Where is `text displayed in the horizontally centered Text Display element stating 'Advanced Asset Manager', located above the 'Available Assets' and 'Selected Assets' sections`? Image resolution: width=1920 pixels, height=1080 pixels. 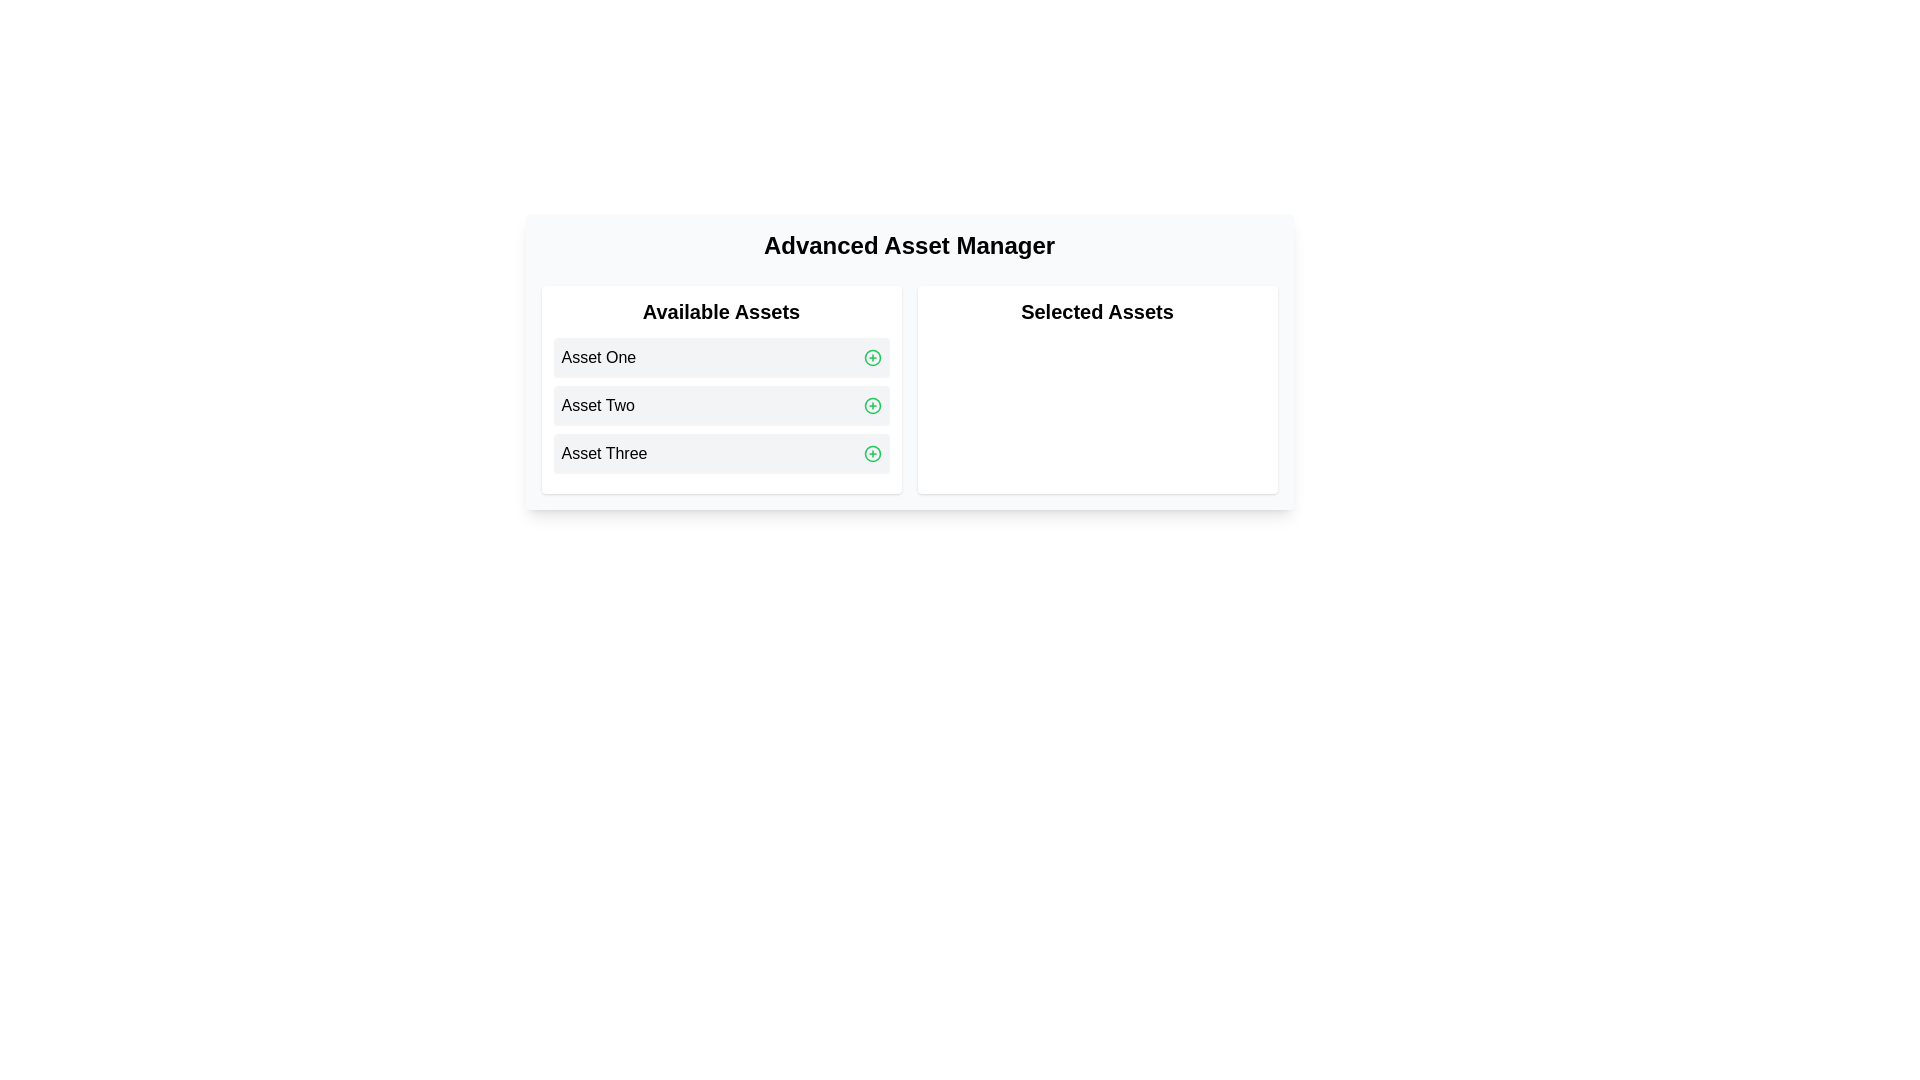
text displayed in the horizontally centered Text Display element stating 'Advanced Asset Manager', located above the 'Available Assets' and 'Selected Assets' sections is located at coordinates (908, 245).